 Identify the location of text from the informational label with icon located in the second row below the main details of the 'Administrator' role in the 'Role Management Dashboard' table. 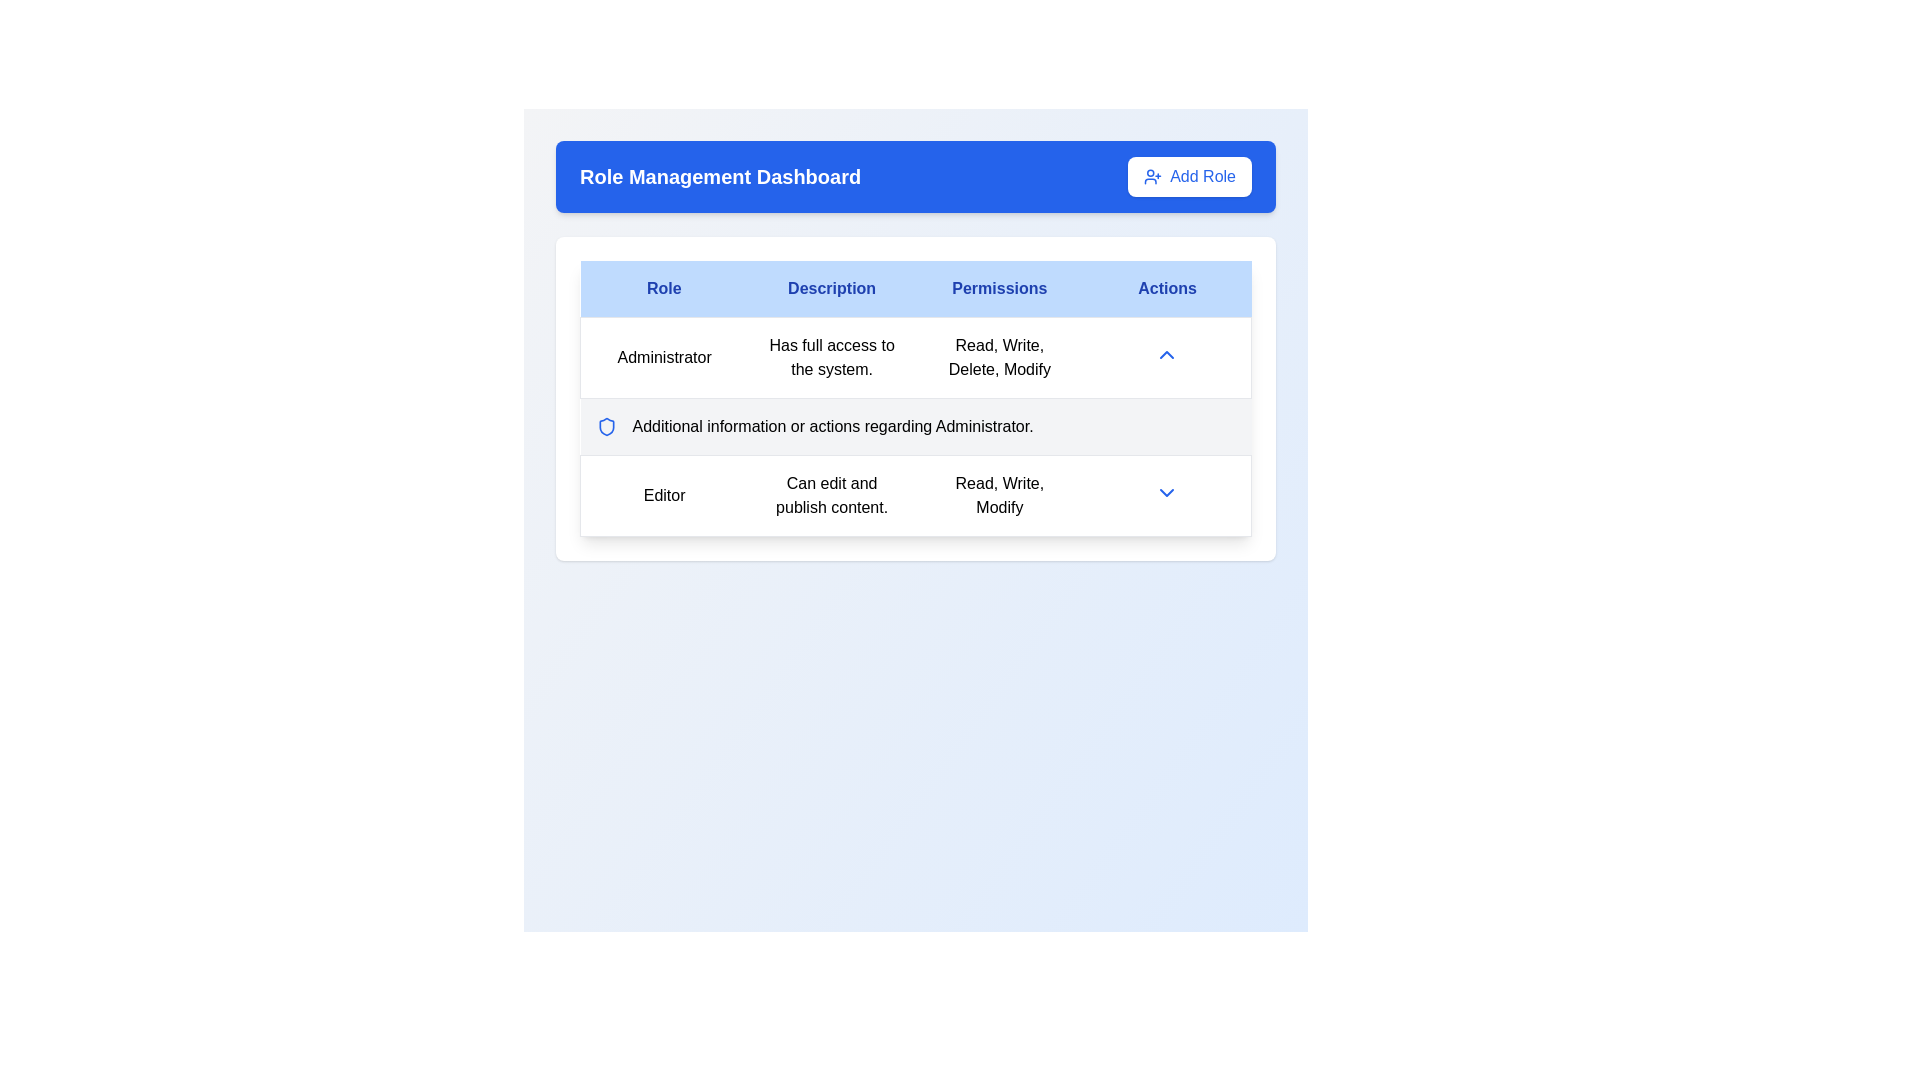
(915, 426).